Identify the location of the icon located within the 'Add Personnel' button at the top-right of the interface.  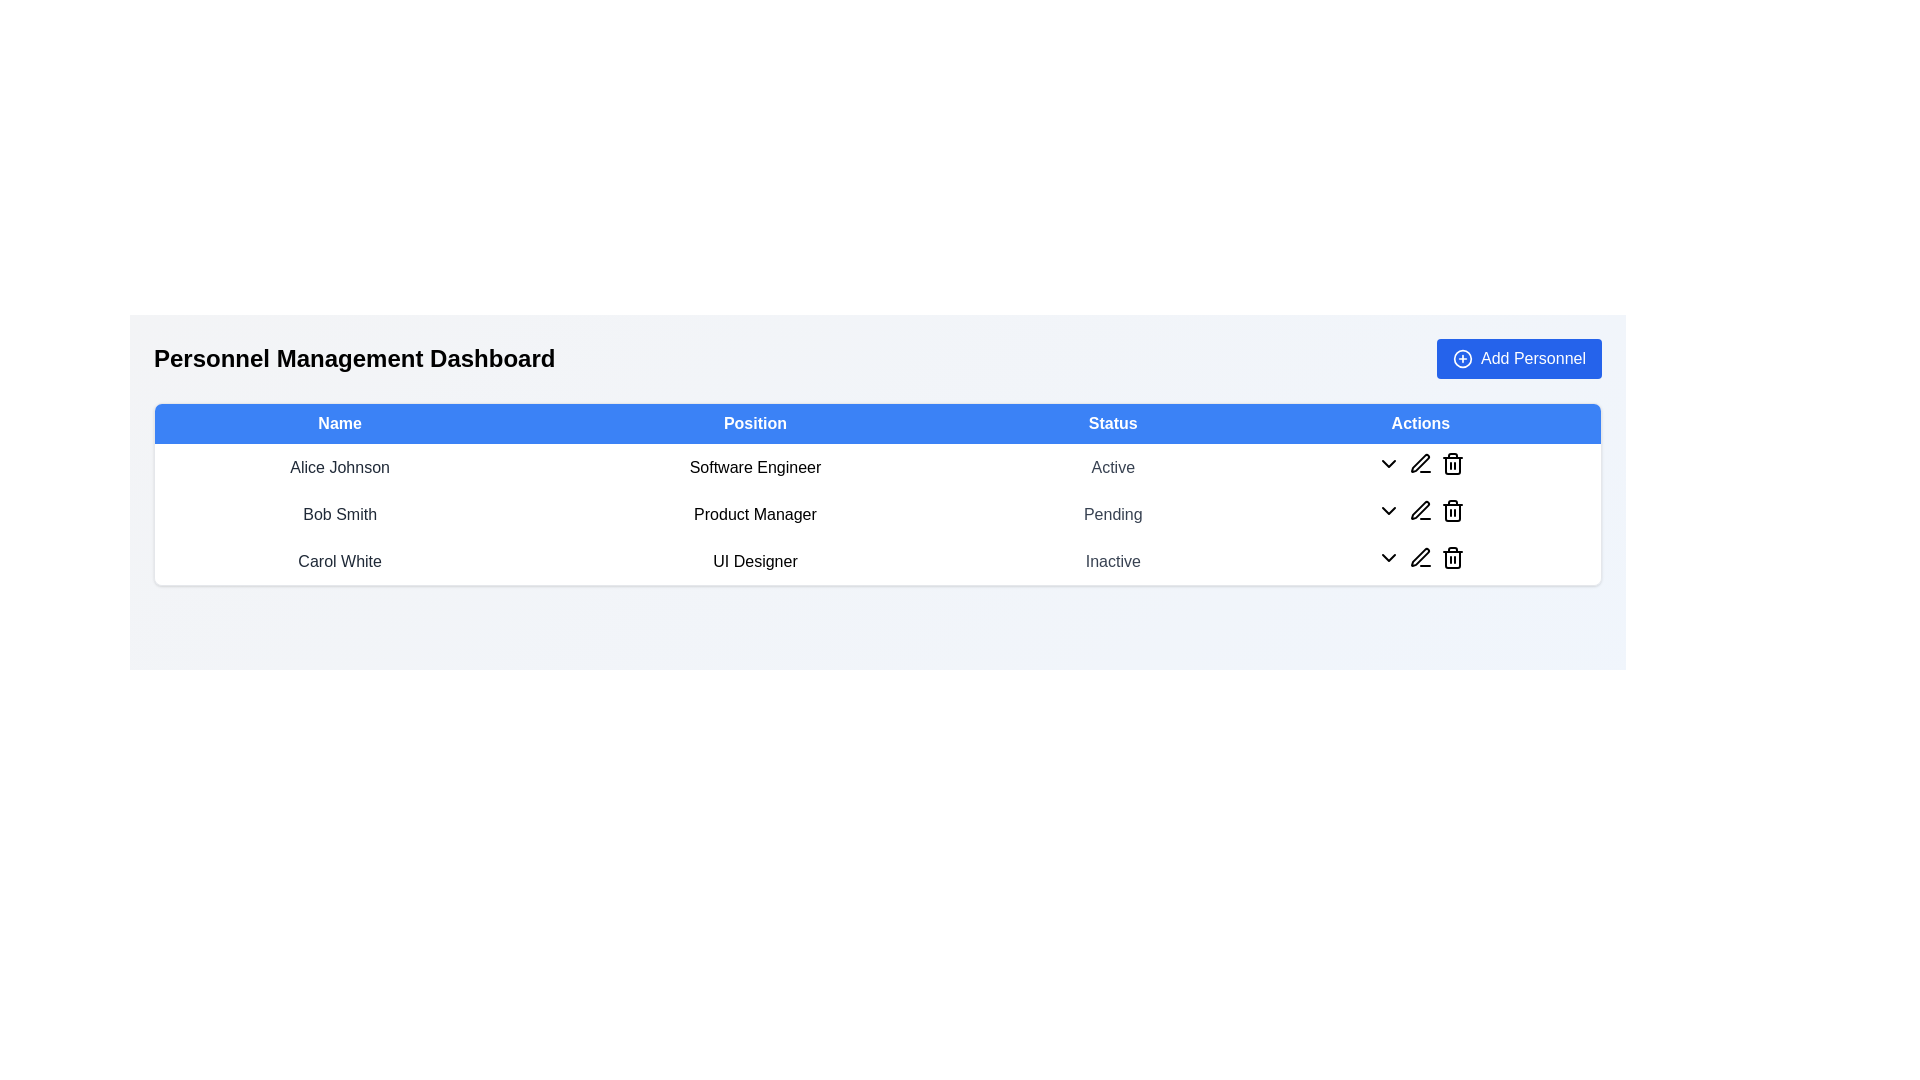
(1463, 357).